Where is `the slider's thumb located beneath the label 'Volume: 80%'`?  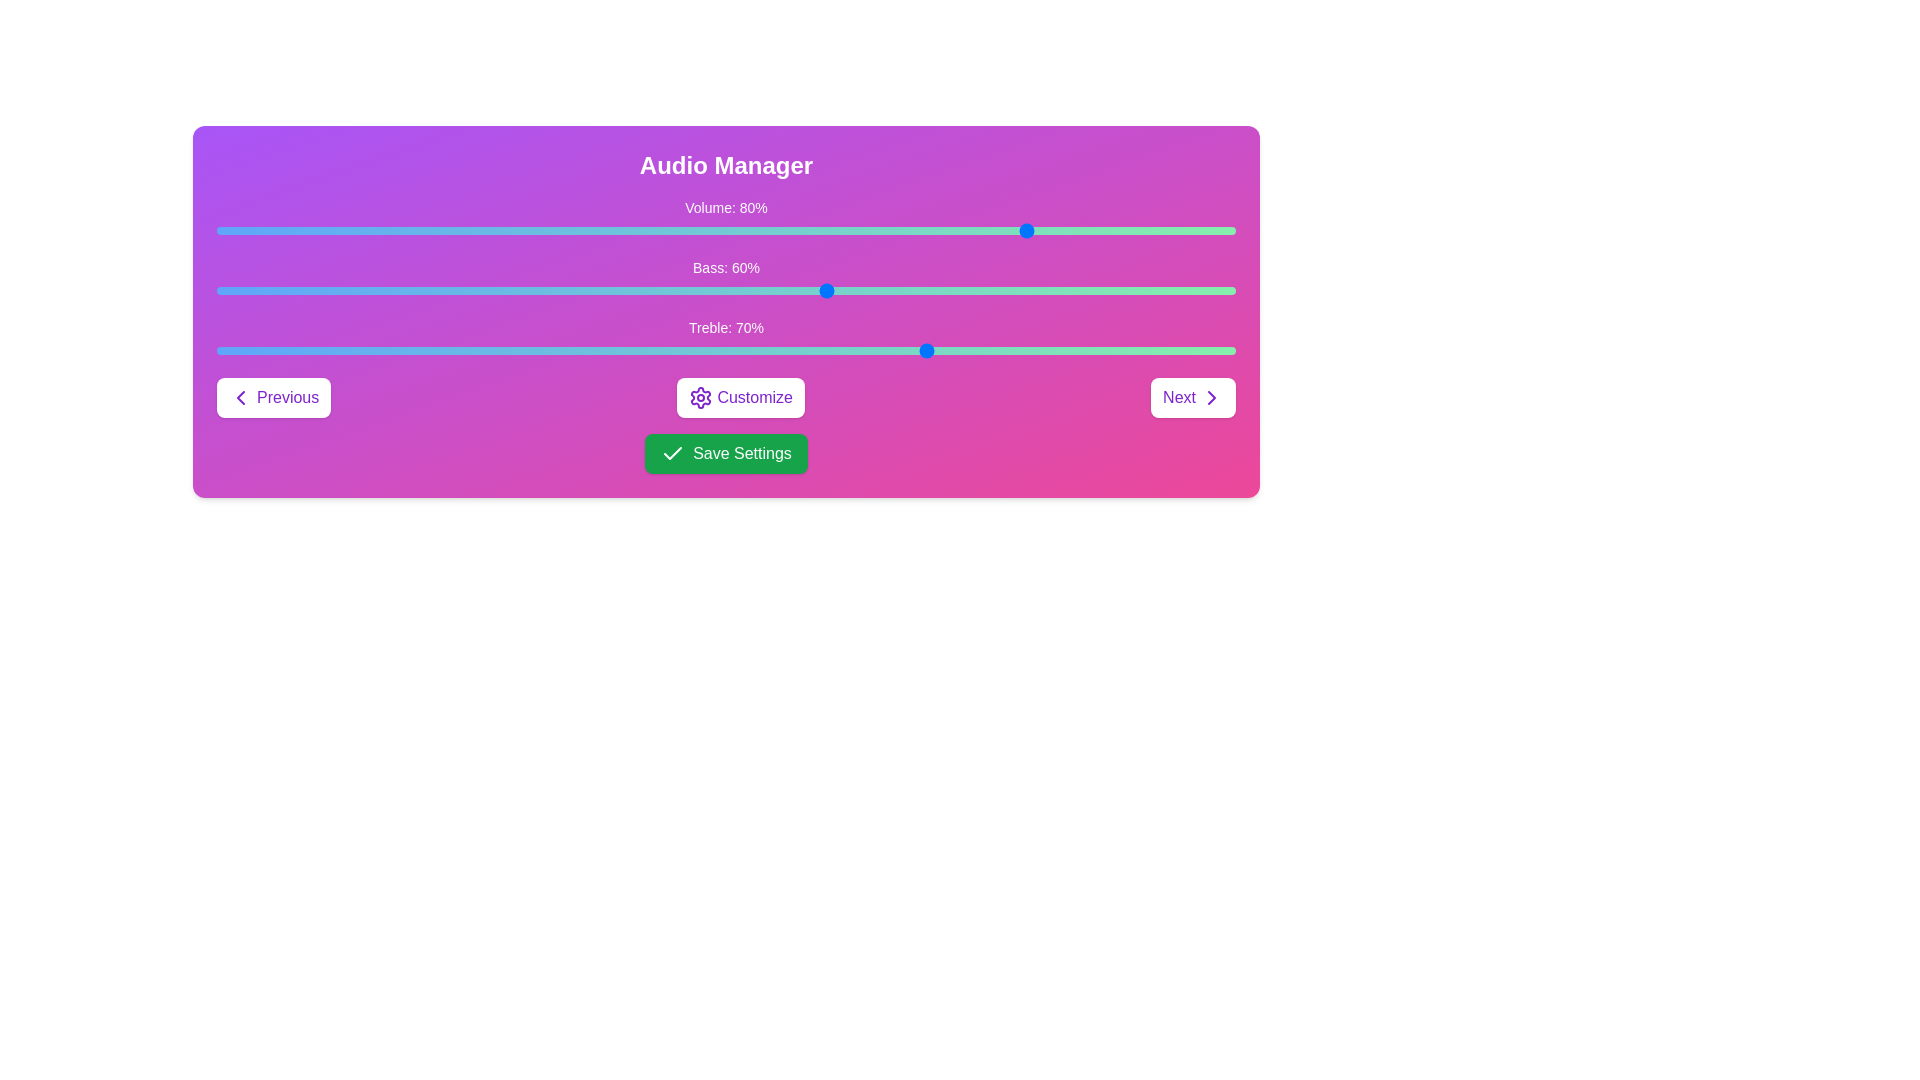 the slider's thumb located beneath the label 'Volume: 80%' is located at coordinates (725, 230).